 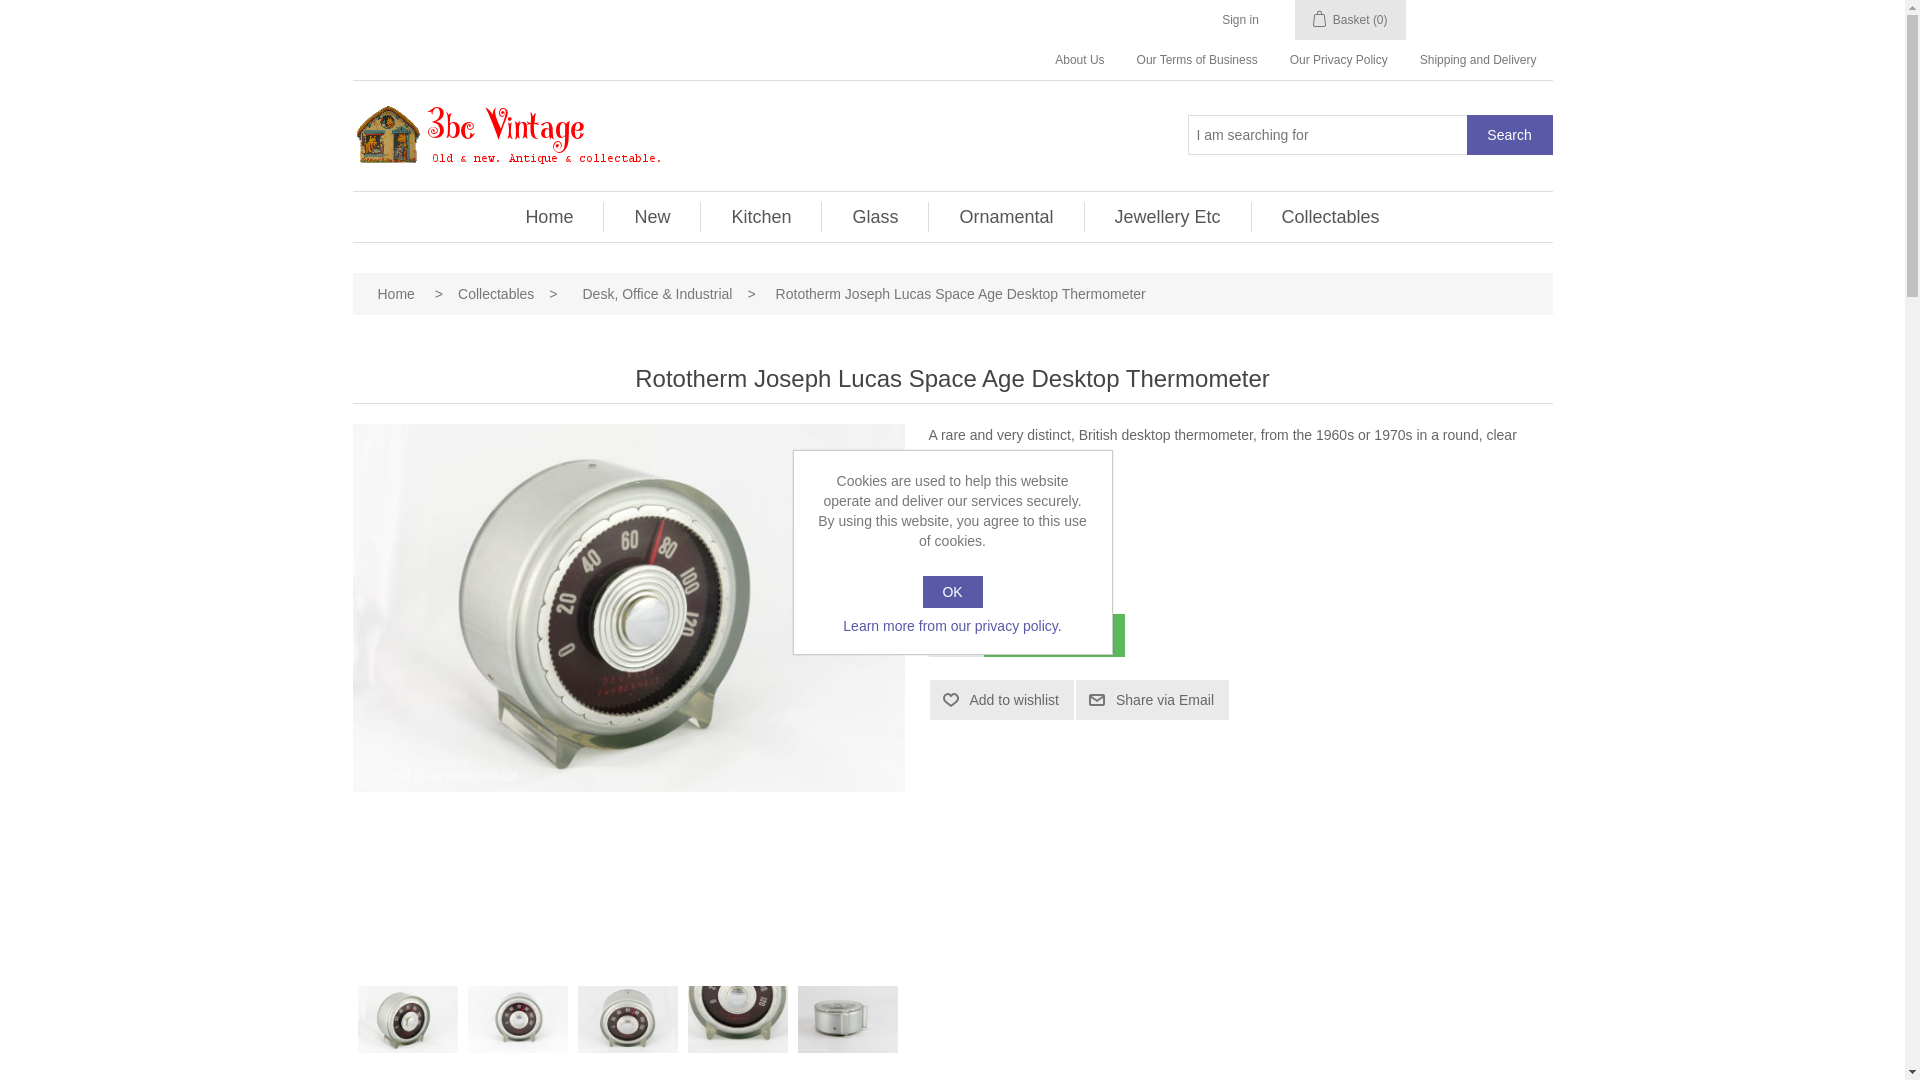 I want to click on 'Basket (0)', so click(x=1350, y=19).